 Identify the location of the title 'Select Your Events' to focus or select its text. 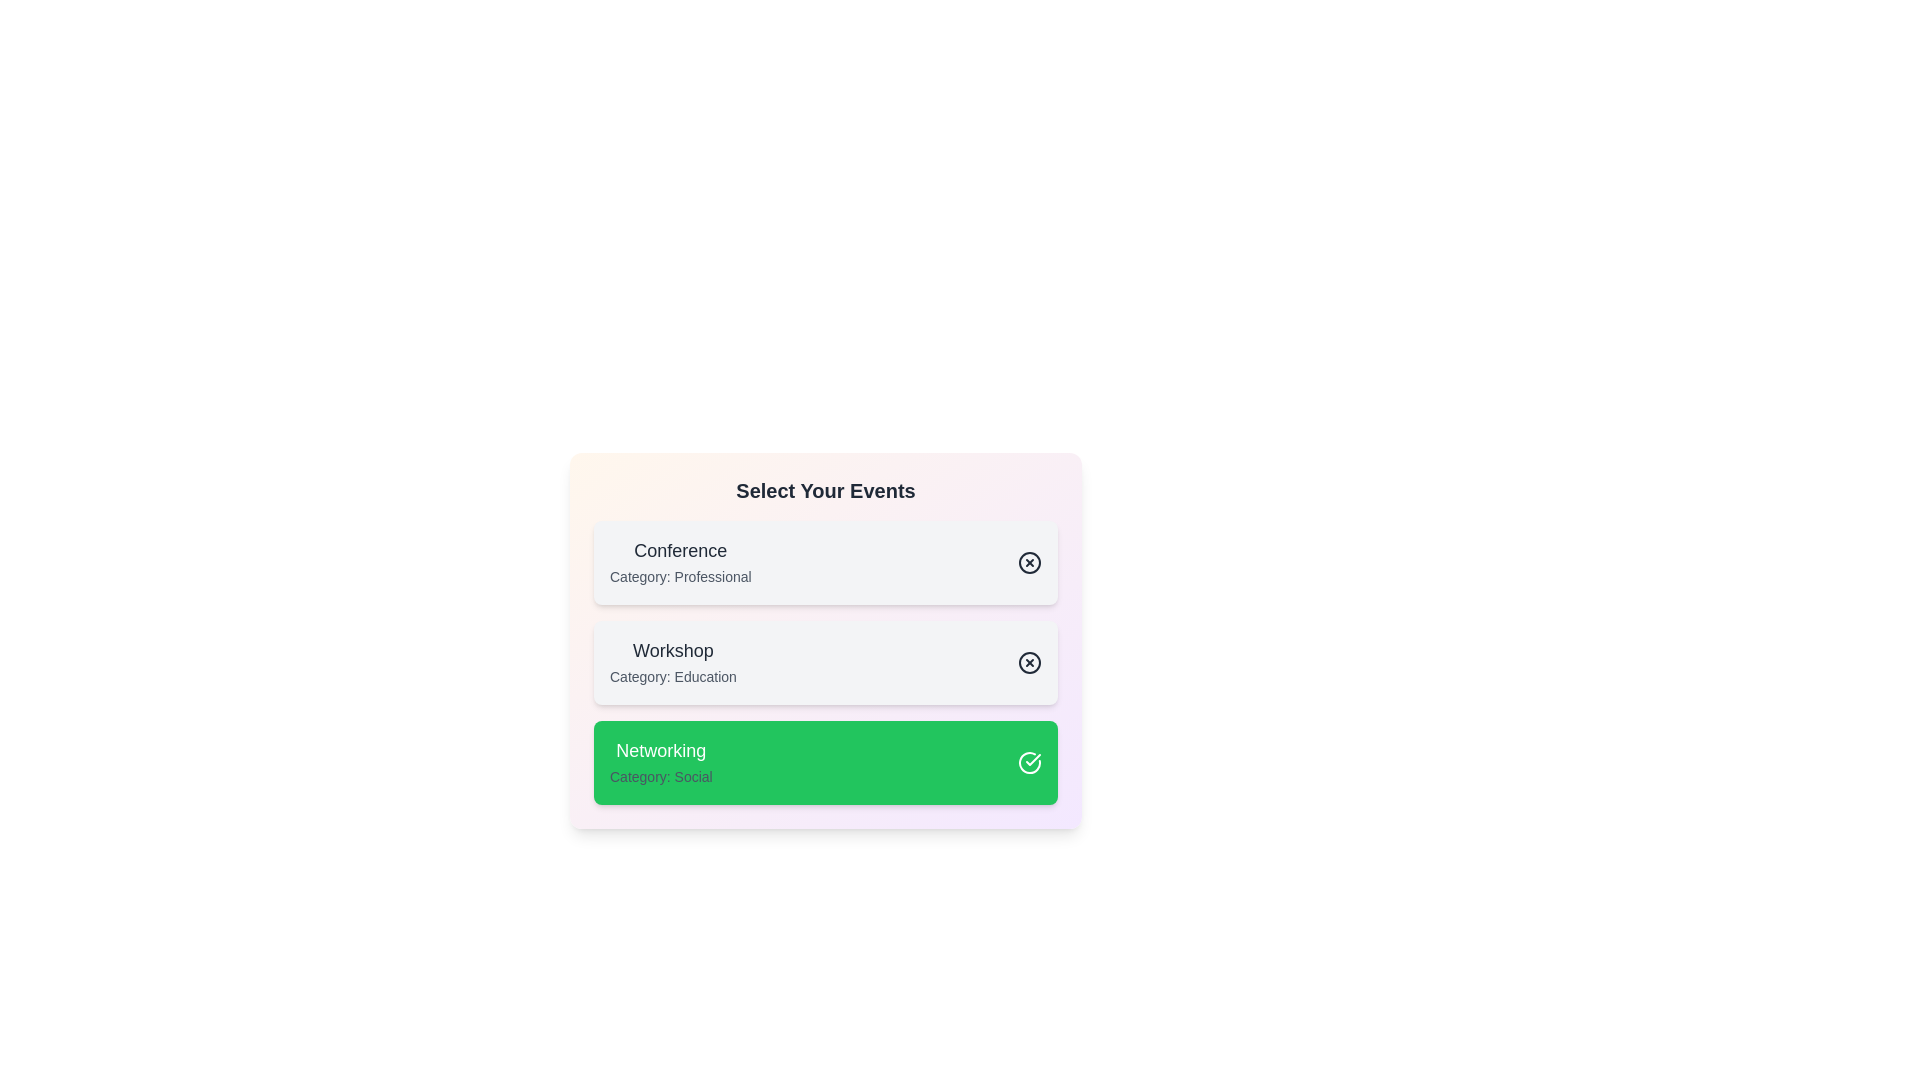
(825, 490).